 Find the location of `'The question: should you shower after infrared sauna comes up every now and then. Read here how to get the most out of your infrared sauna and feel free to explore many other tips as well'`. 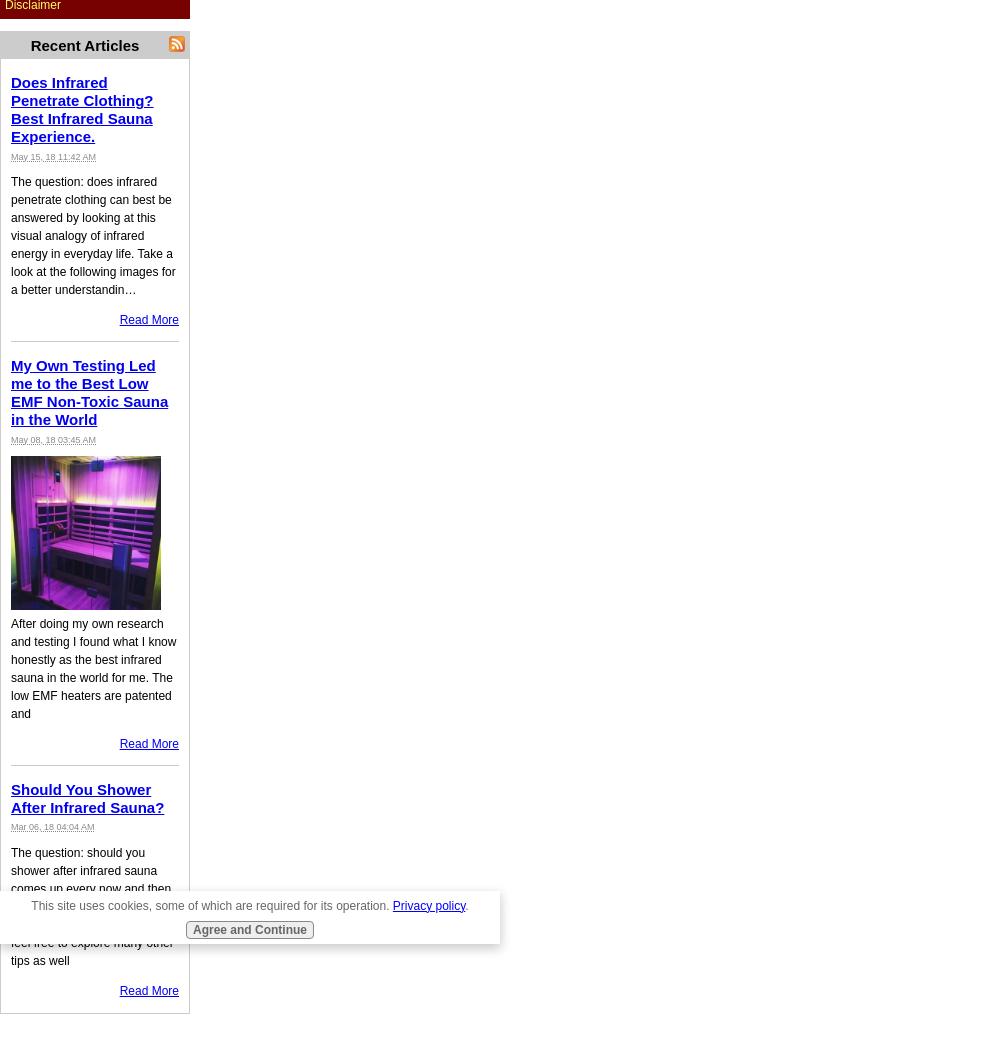

'The question: should you shower after infrared sauna comes up every now and then. Read here how to get the most out of your infrared sauna and feel free to explore many other tips as well' is located at coordinates (11, 905).